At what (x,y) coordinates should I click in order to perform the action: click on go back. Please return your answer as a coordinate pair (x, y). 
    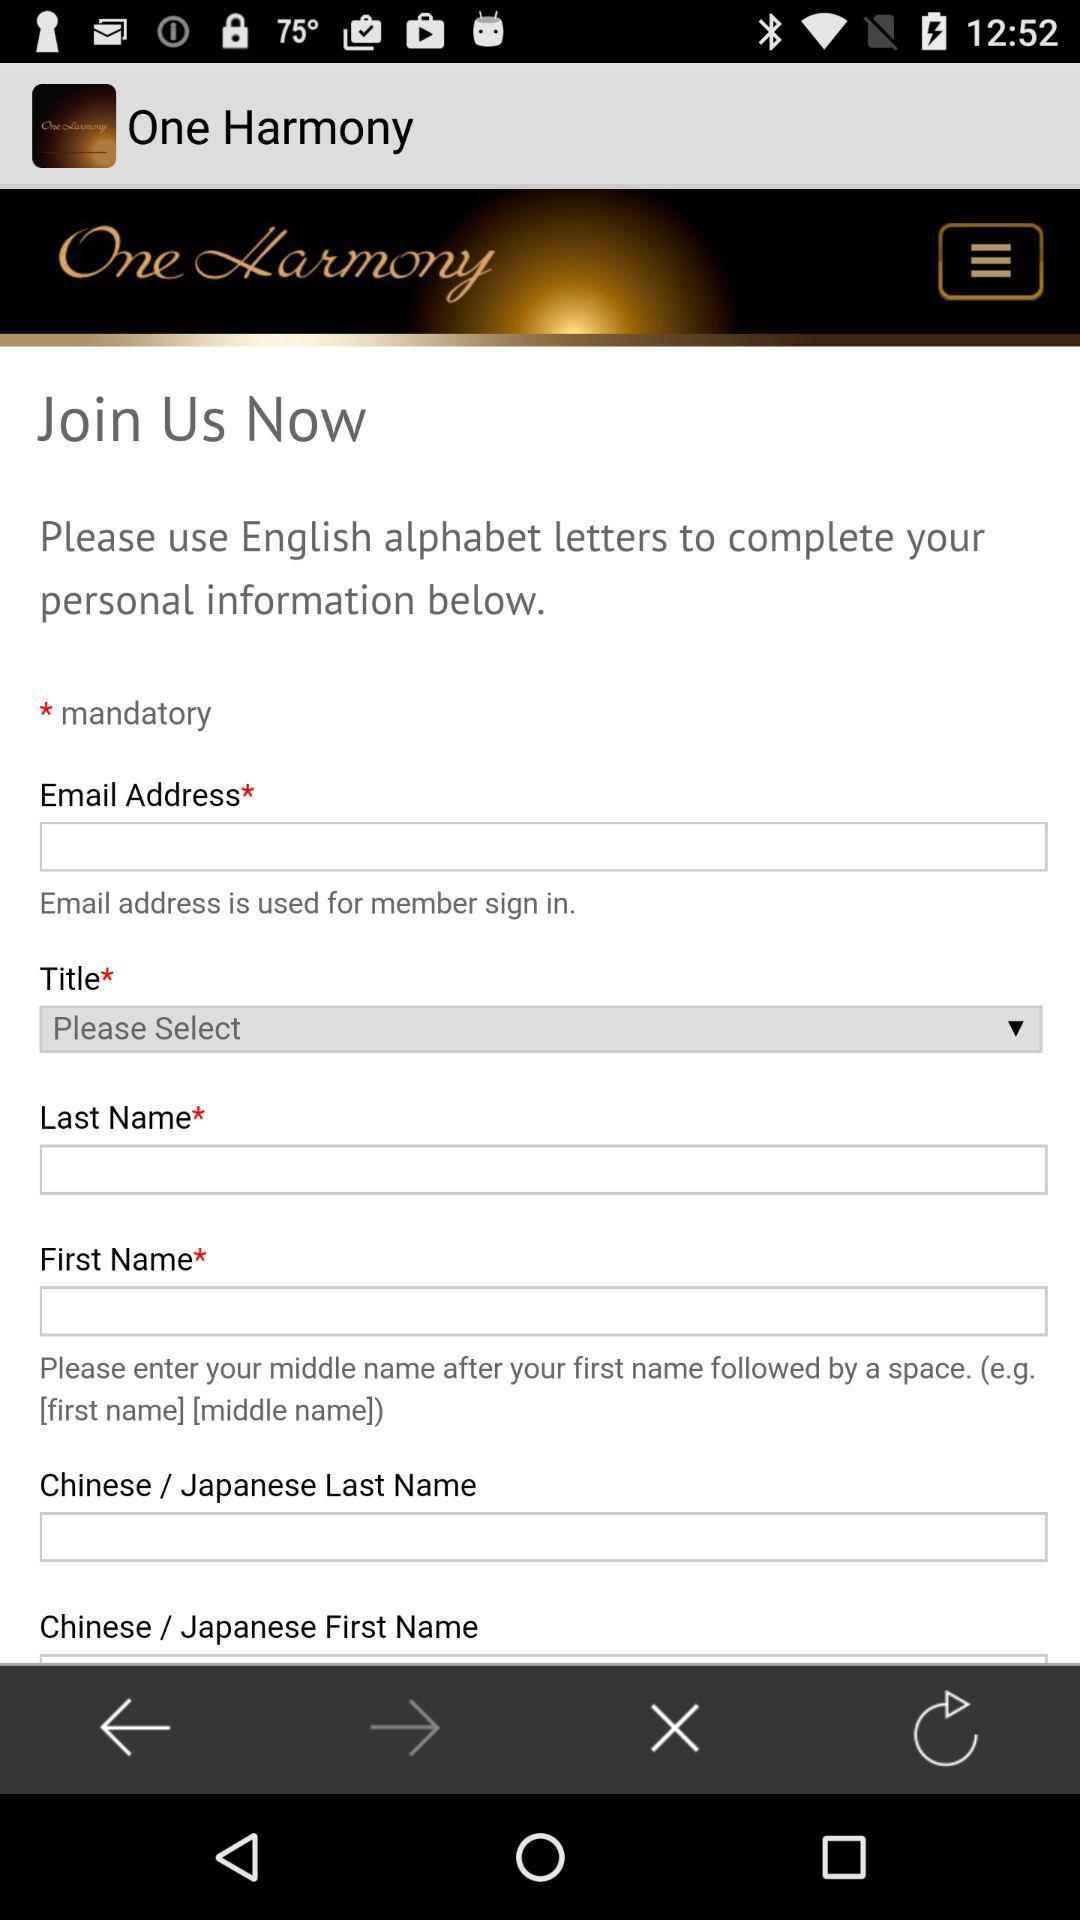
    Looking at the image, I should click on (135, 1727).